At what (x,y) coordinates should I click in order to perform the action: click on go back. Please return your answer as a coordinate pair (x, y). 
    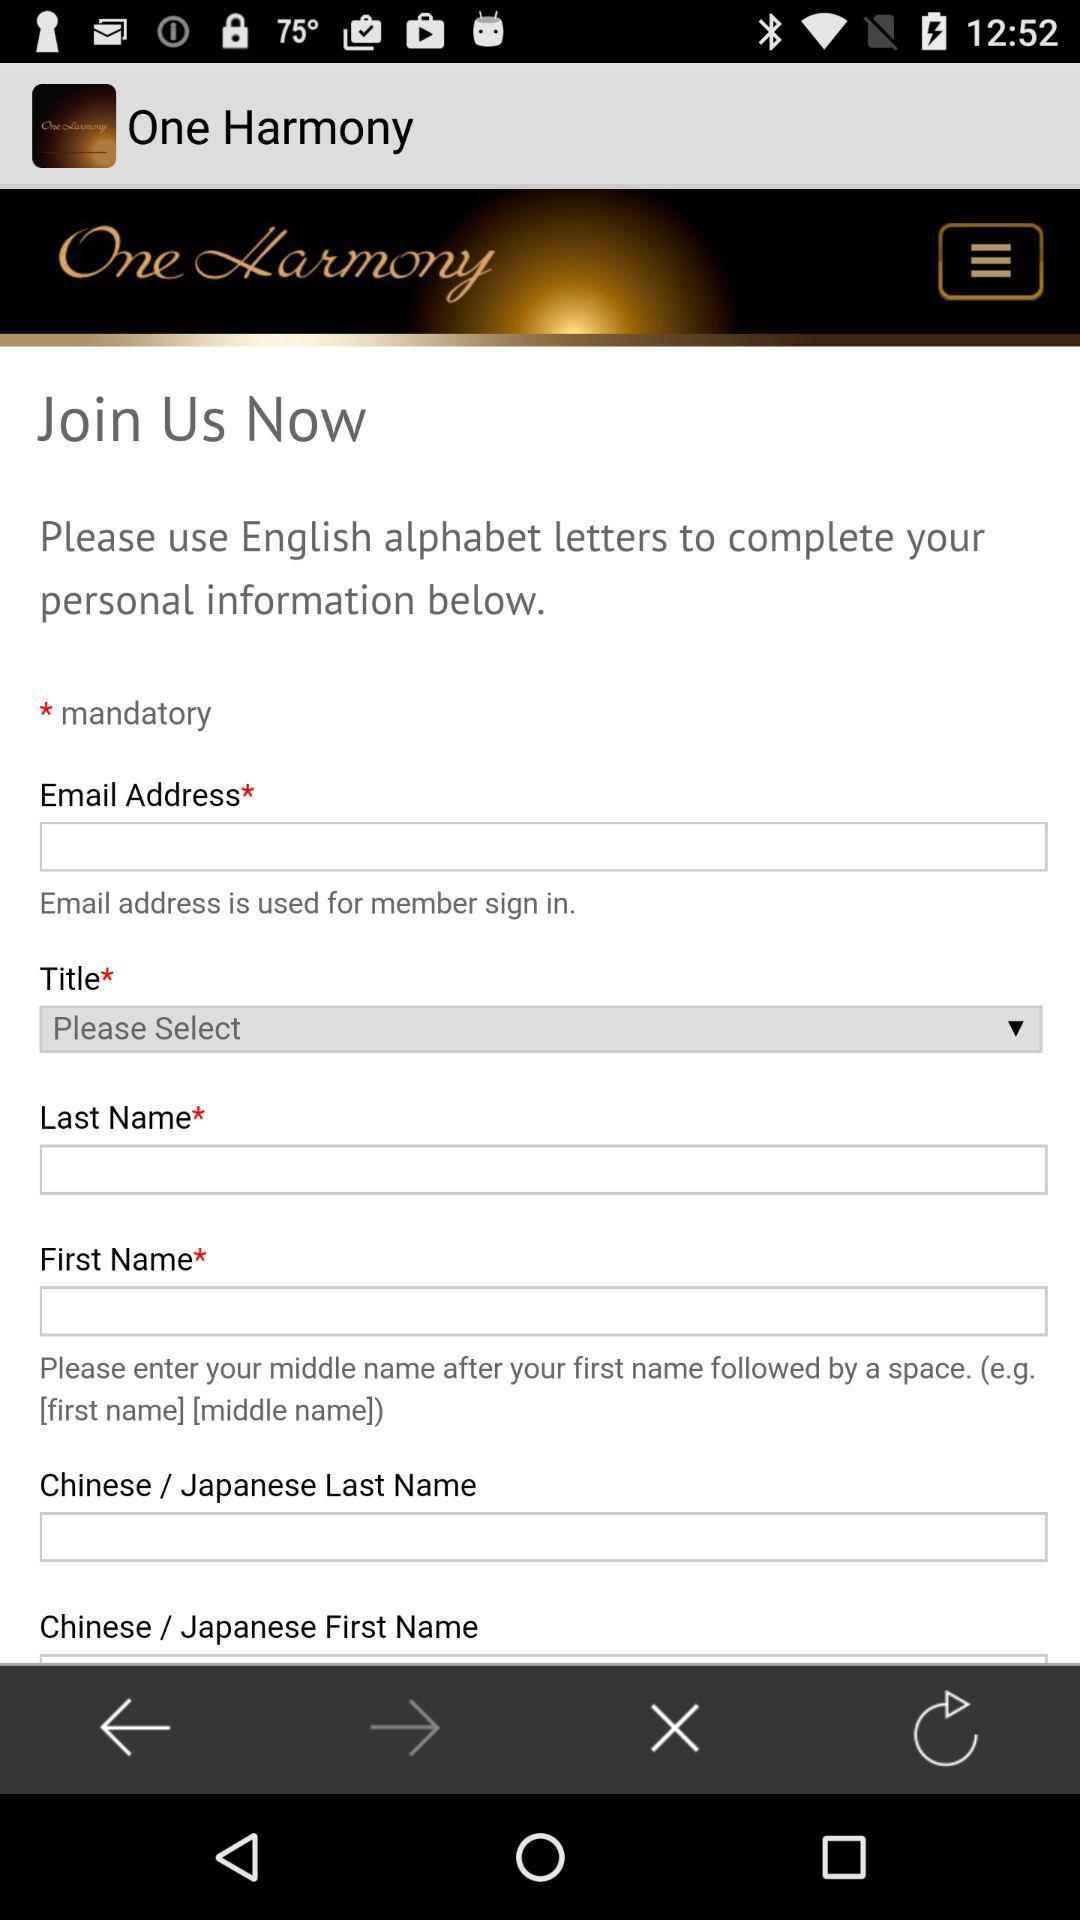
    Looking at the image, I should click on (135, 1727).